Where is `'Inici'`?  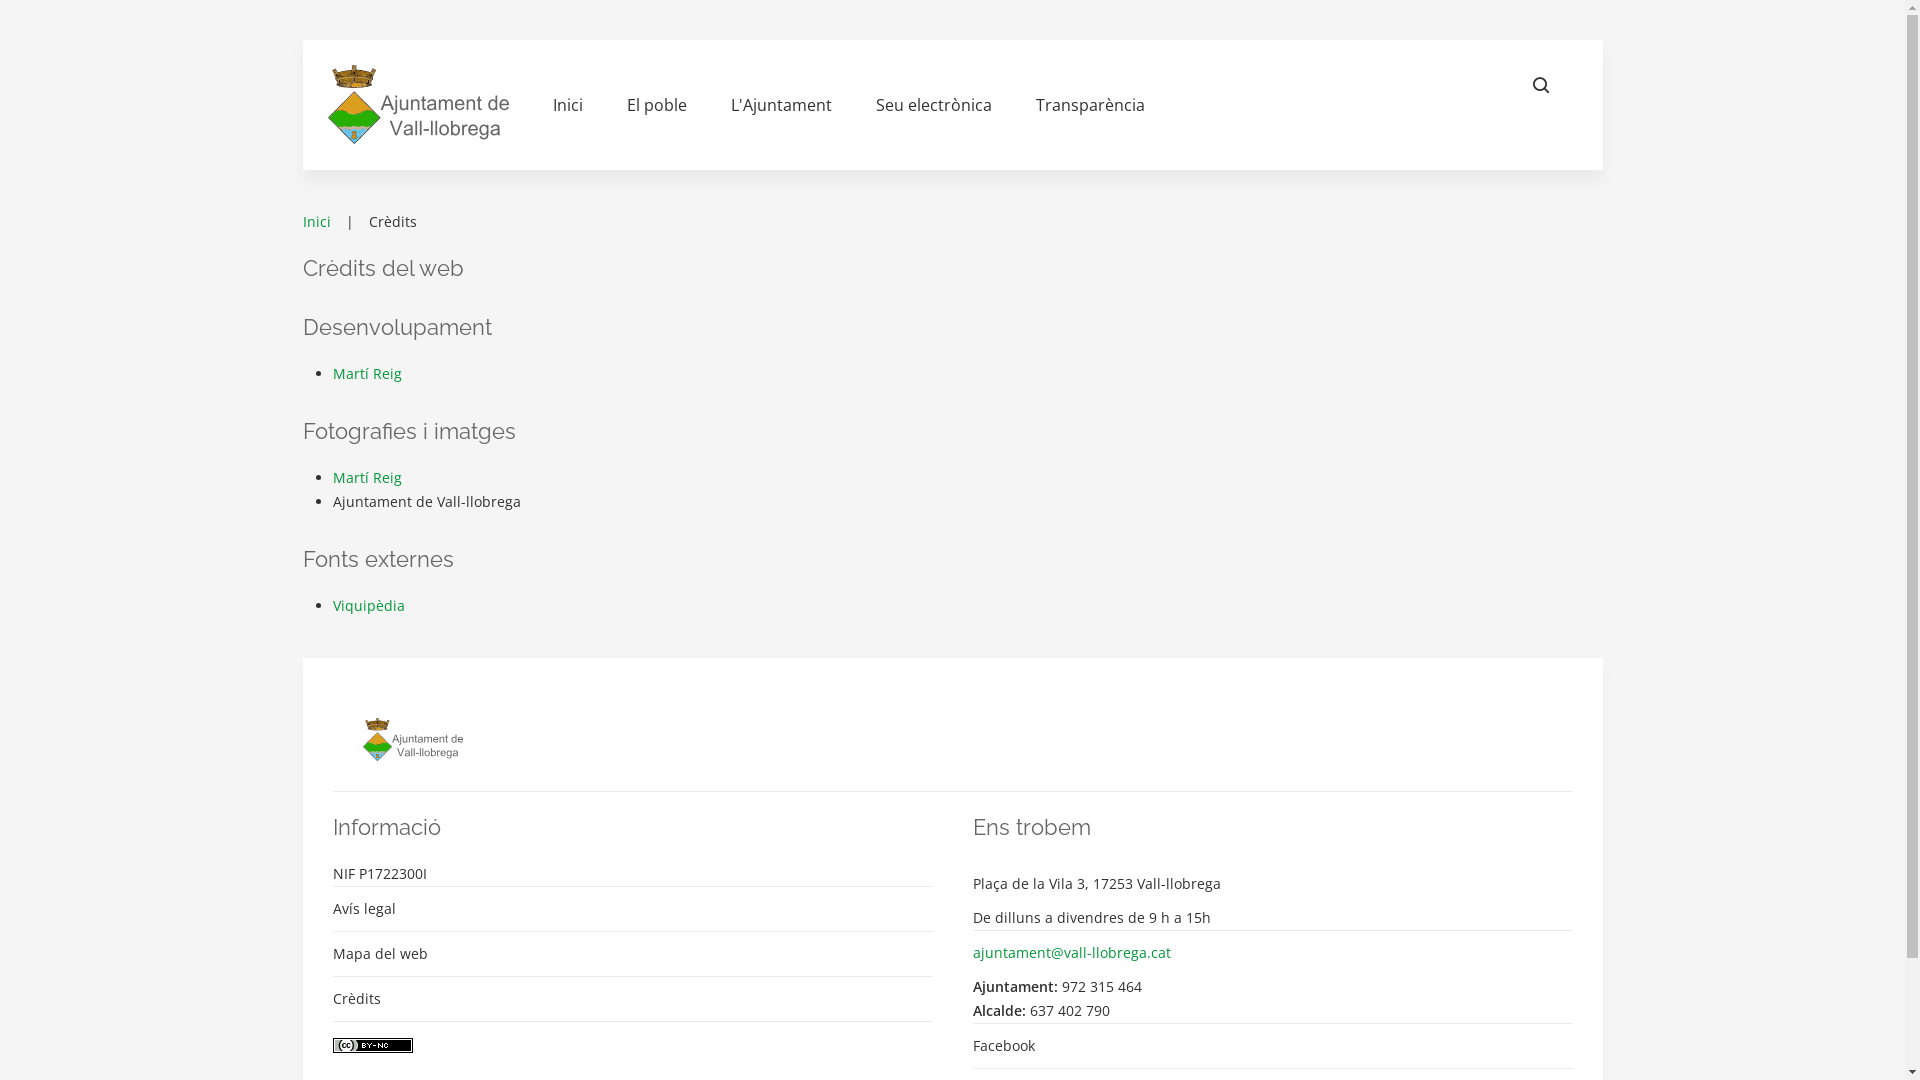 'Inici' is located at coordinates (315, 222).